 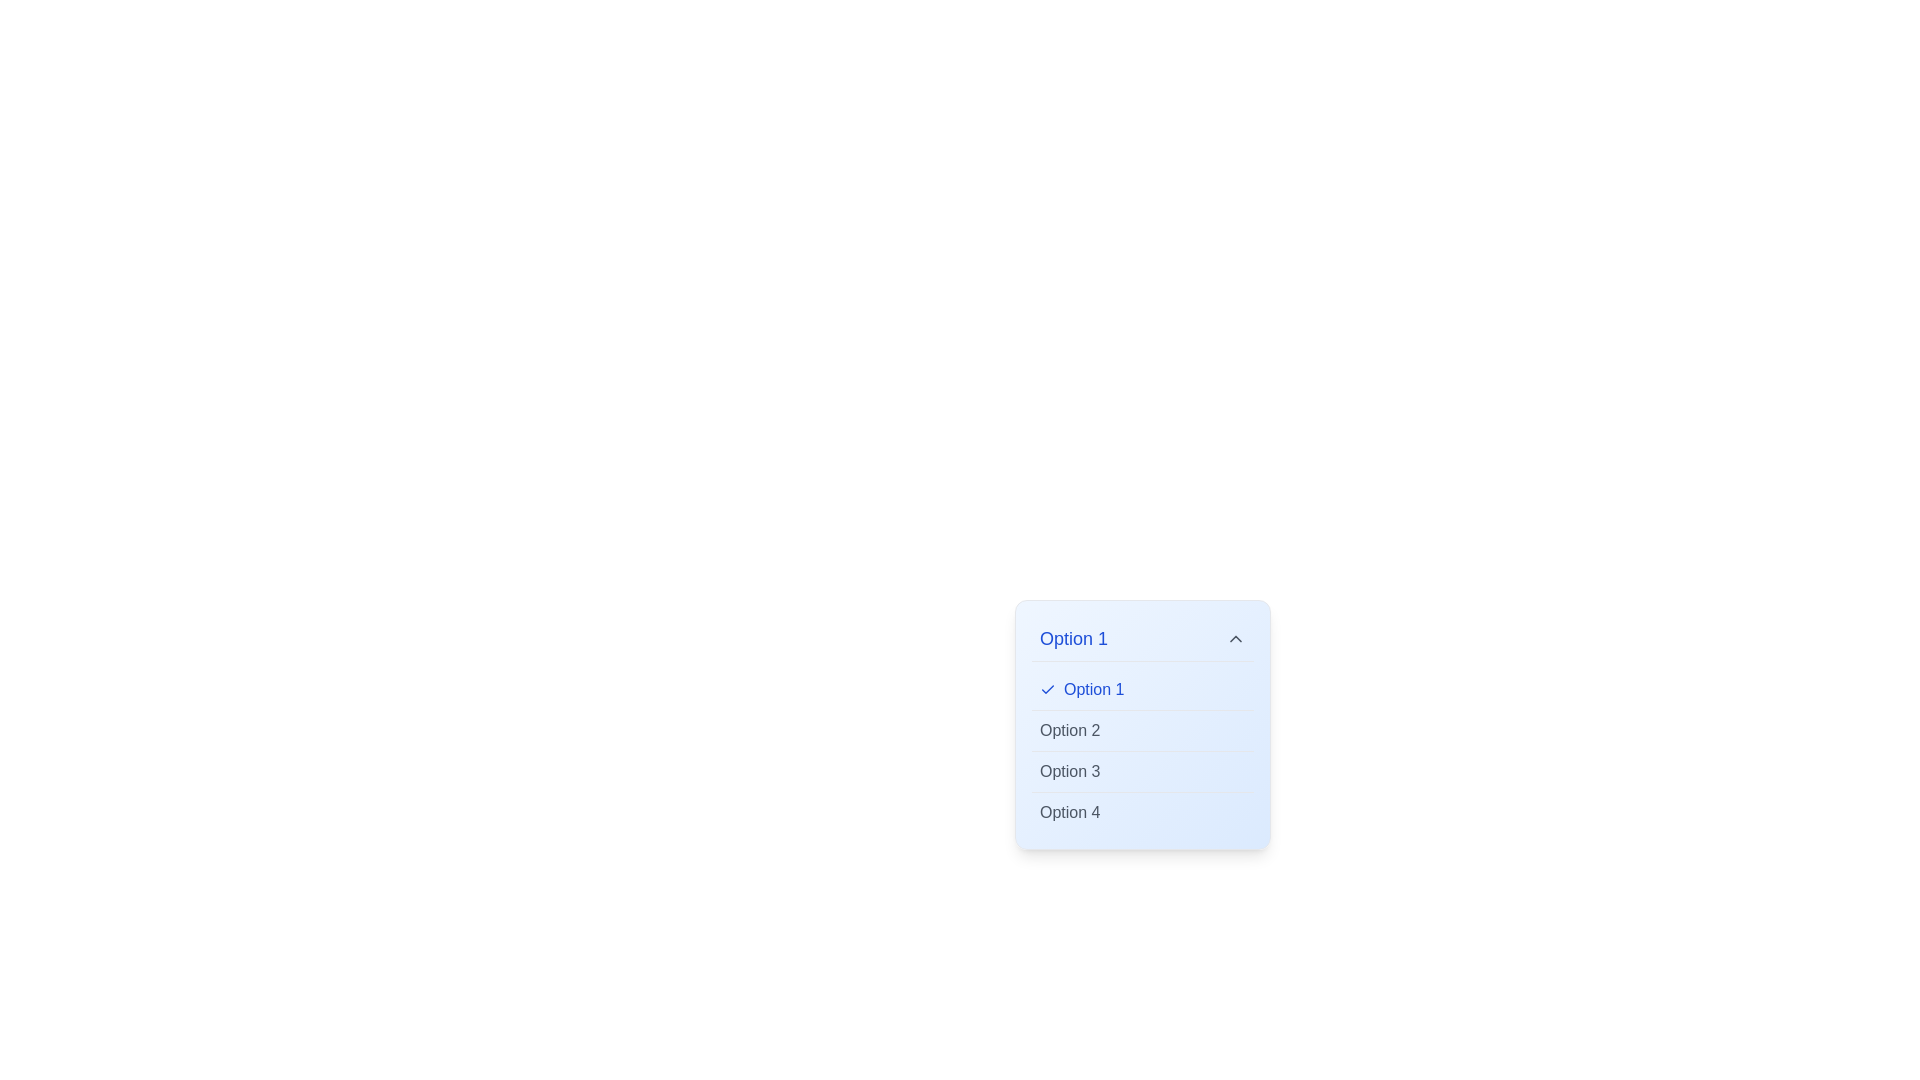 I want to click on the second option in the dropdown menu, so click(x=1142, y=729).